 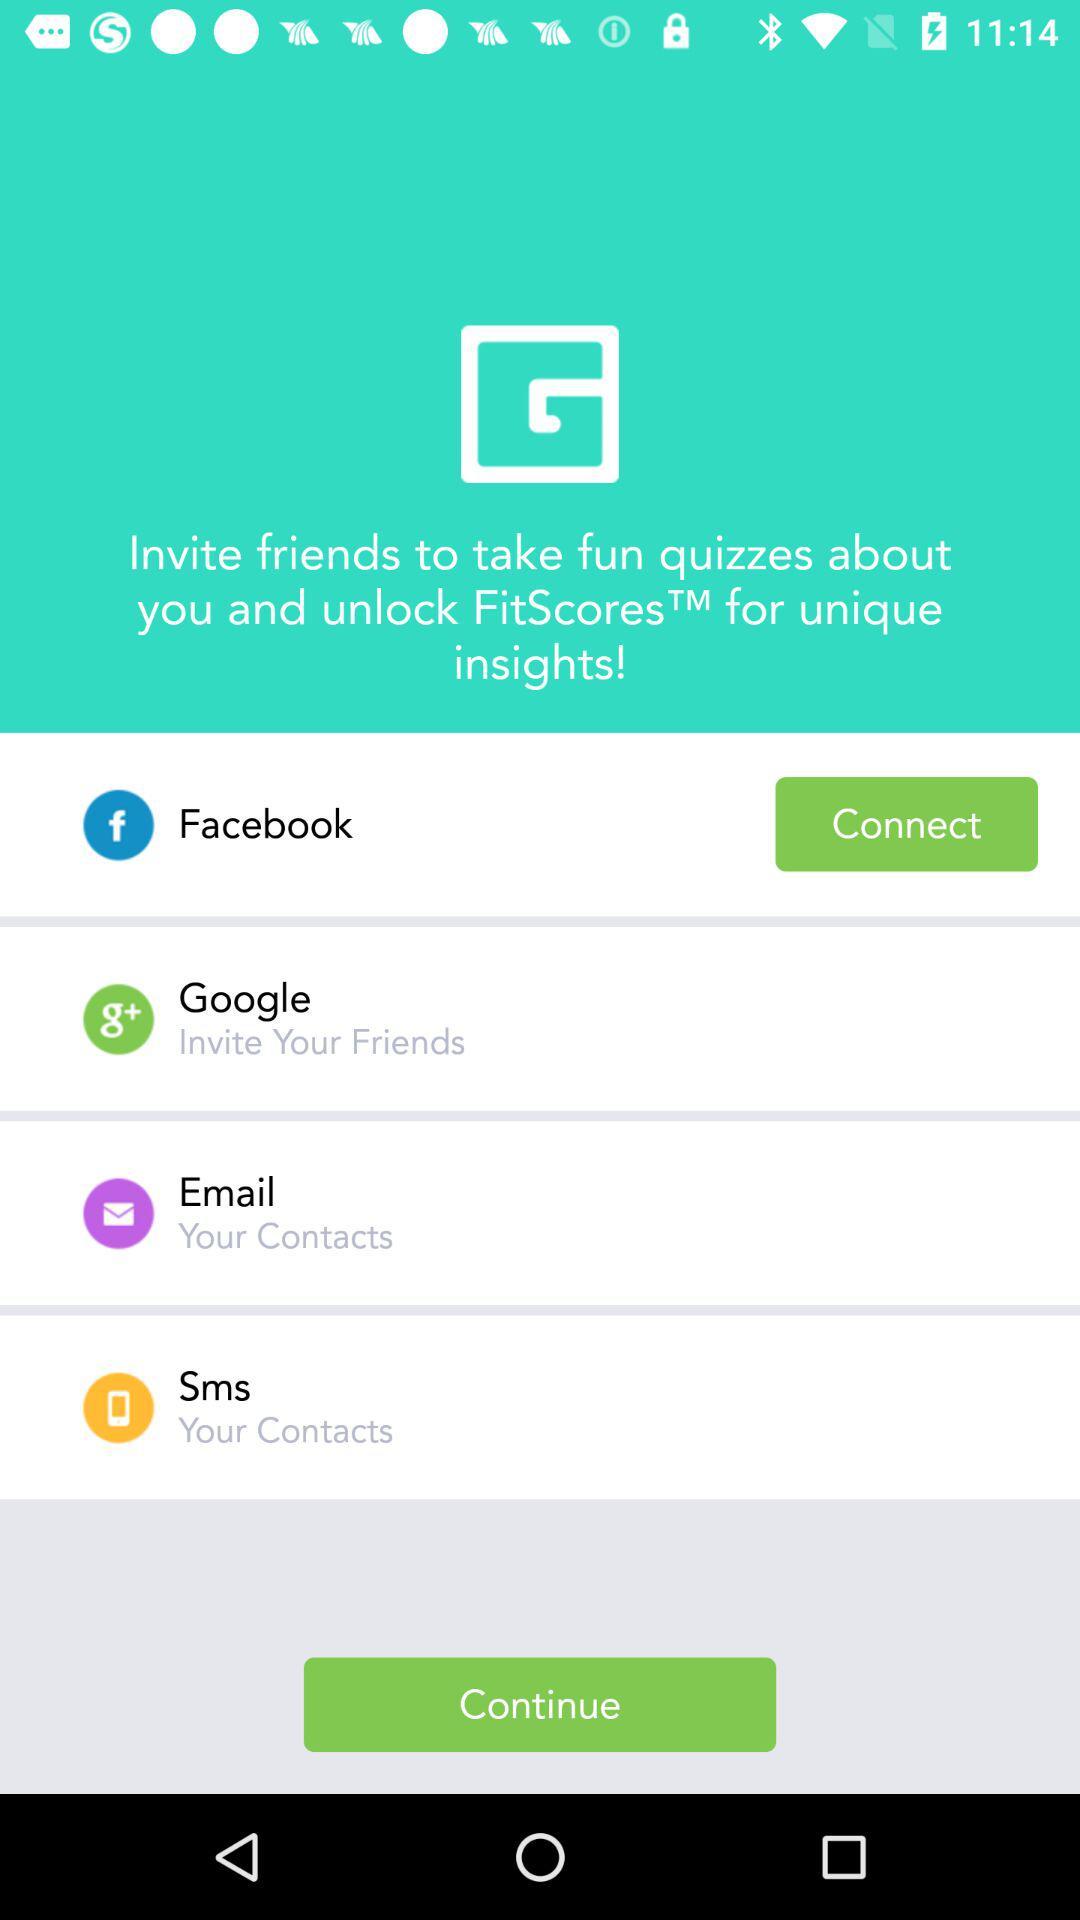 I want to click on continue item, so click(x=540, y=1703).